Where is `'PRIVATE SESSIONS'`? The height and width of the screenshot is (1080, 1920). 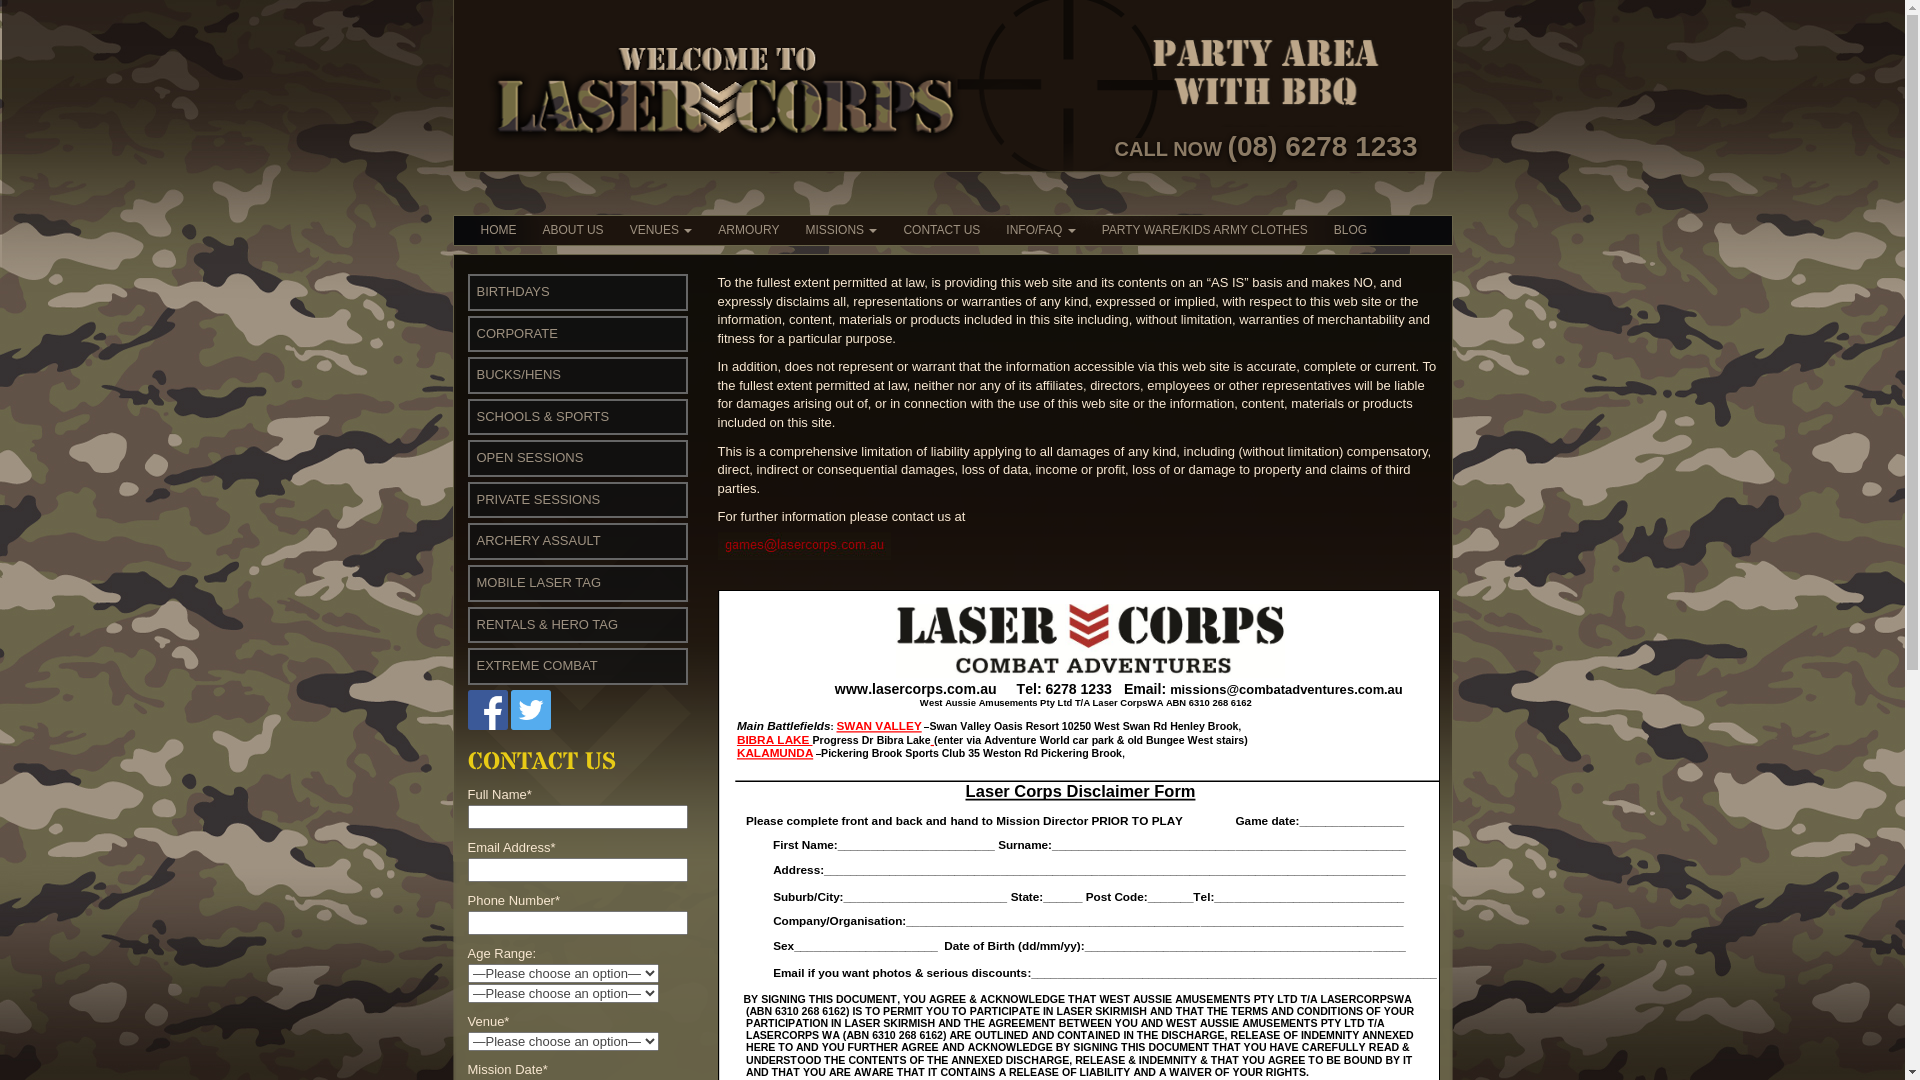 'PRIVATE SESSIONS' is located at coordinates (537, 498).